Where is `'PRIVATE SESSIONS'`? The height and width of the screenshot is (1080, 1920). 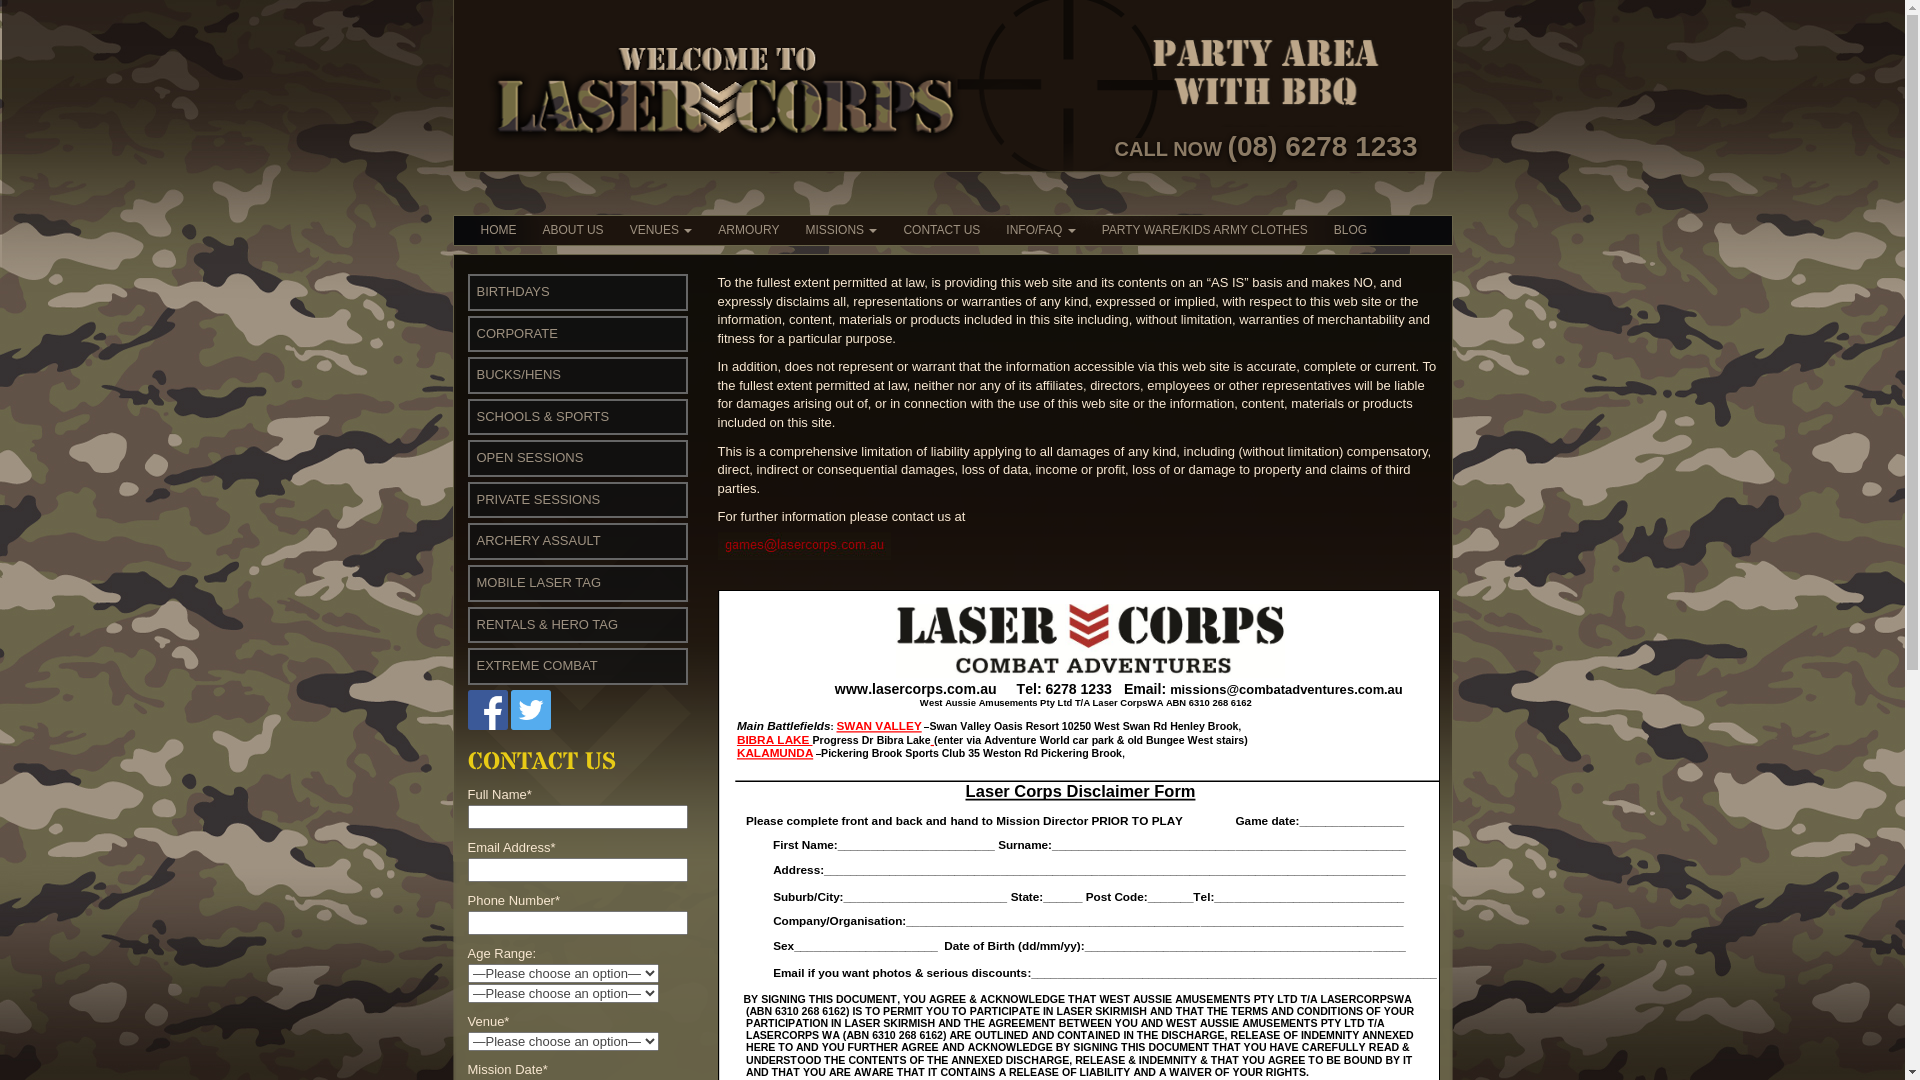 'PRIVATE SESSIONS' is located at coordinates (537, 498).